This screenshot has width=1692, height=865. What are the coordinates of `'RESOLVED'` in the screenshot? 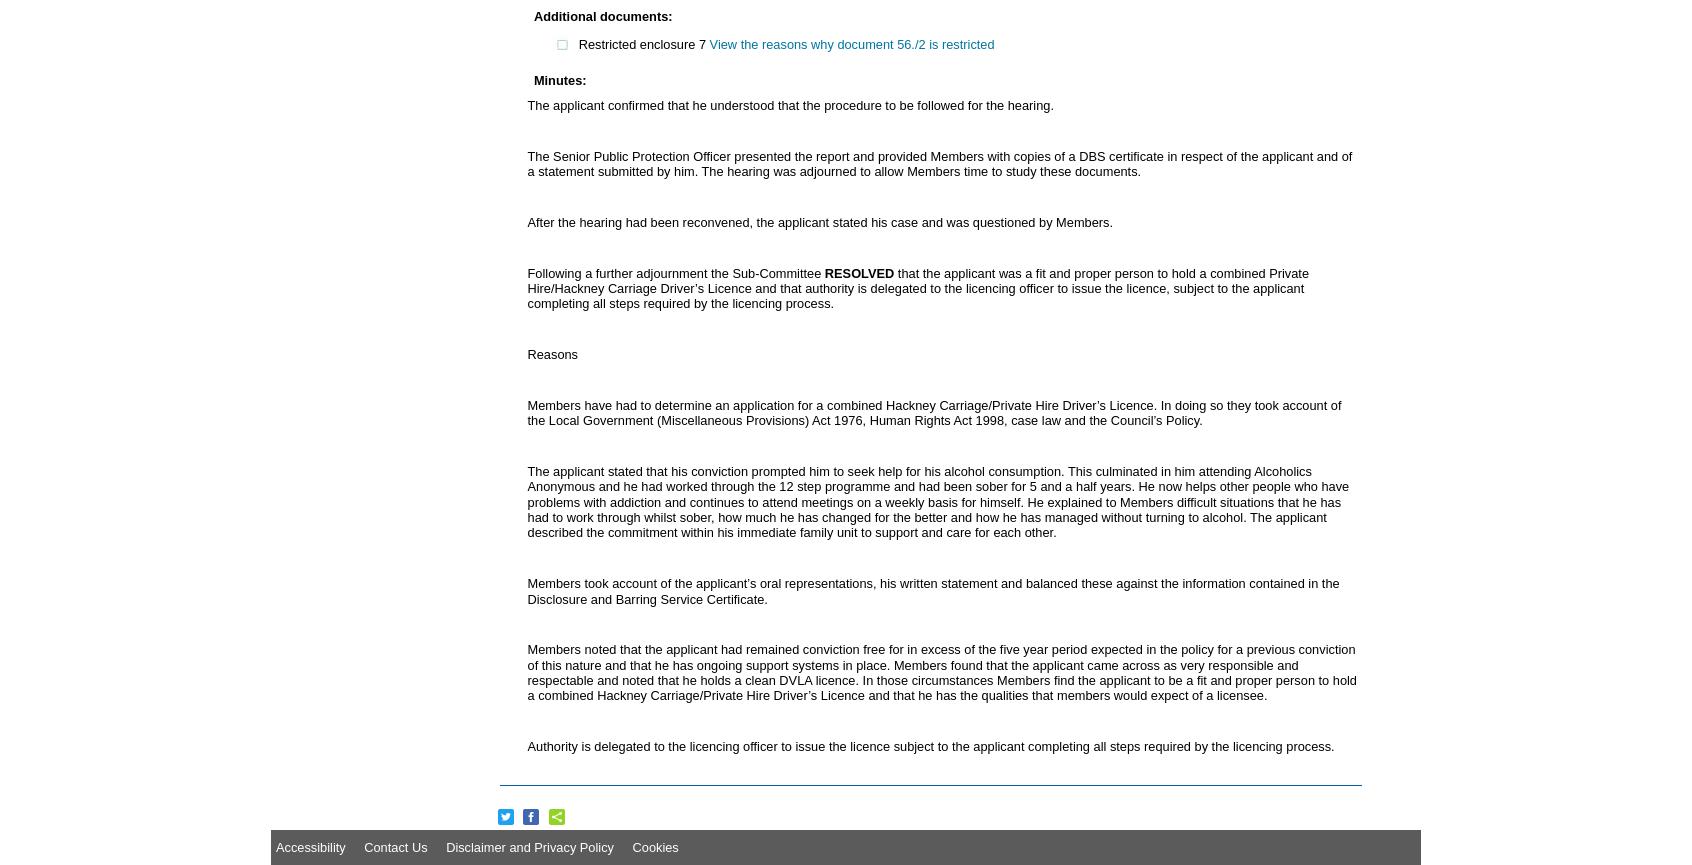 It's located at (858, 271).